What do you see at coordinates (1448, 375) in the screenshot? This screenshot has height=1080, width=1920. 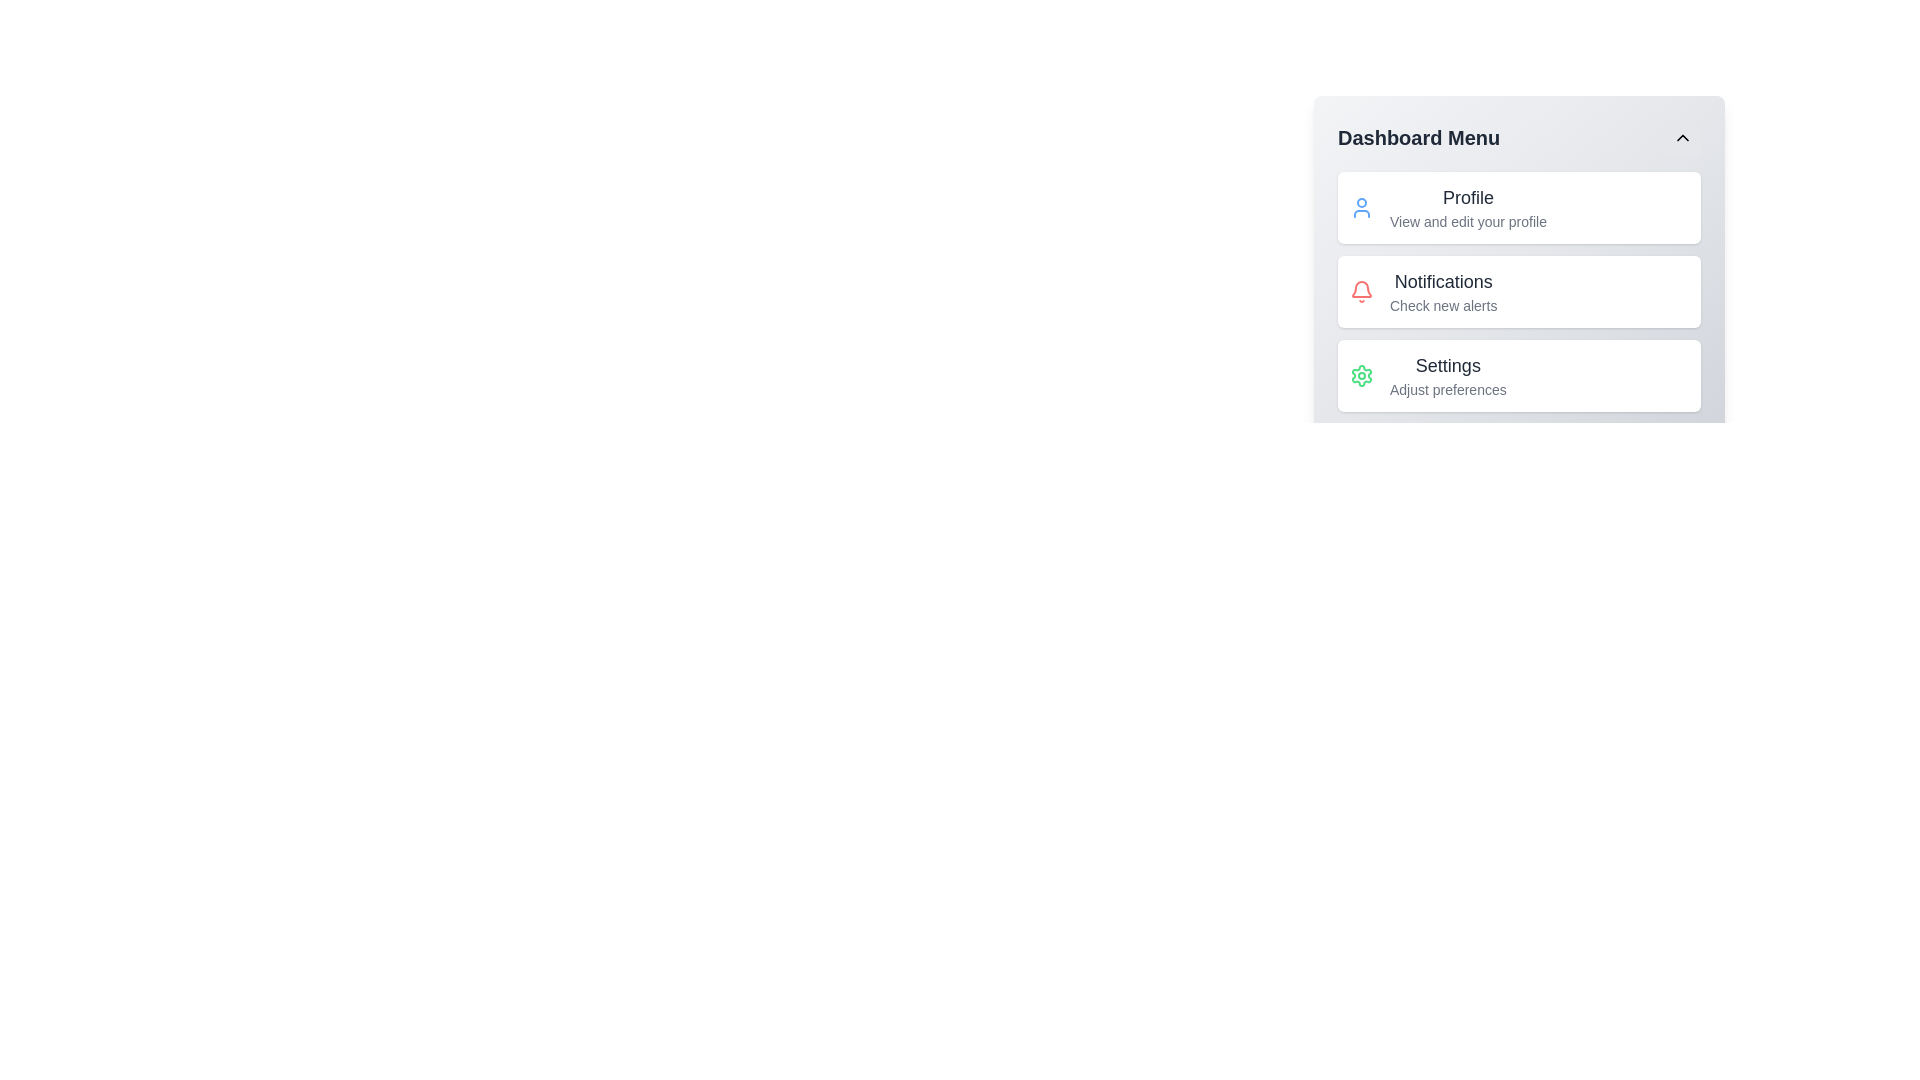 I see `the menu item labeled Settings to view its tooltip` at bounding box center [1448, 375].